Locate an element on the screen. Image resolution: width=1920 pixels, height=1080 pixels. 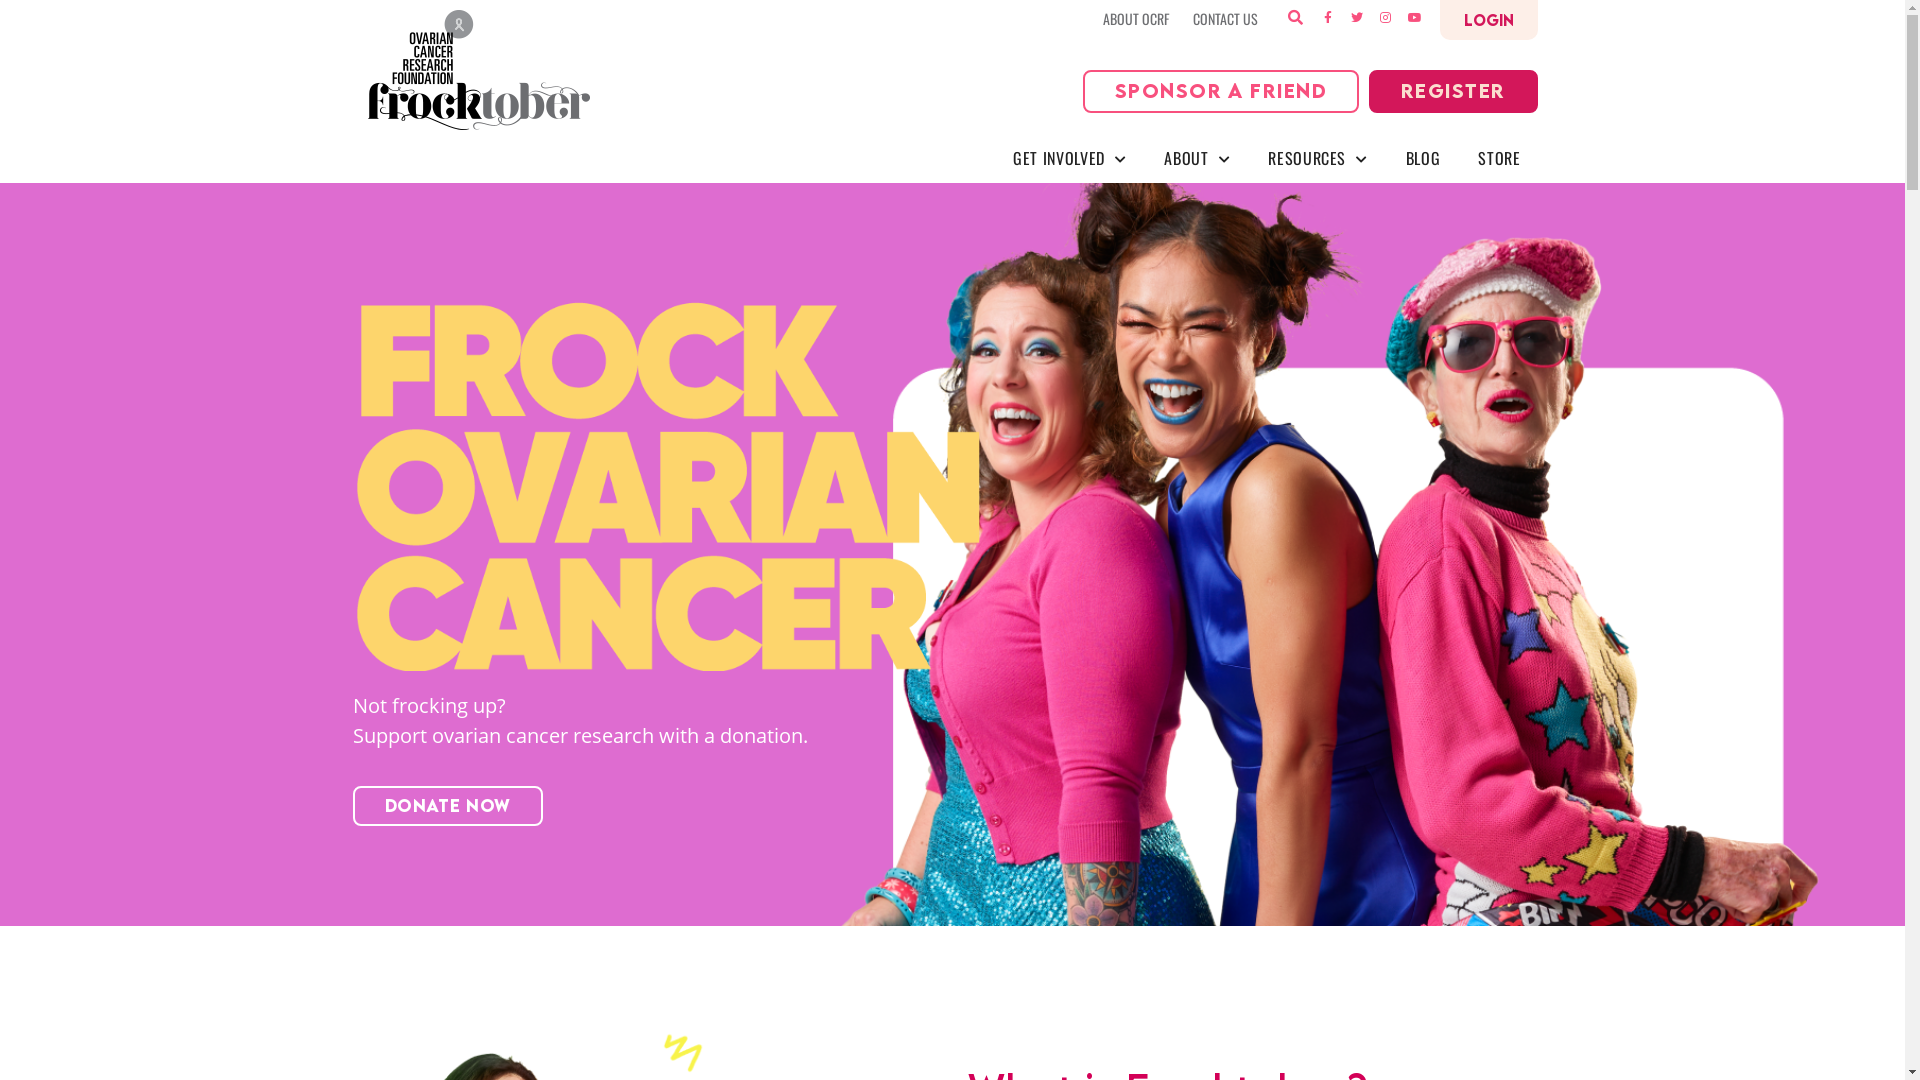
'DONATE NOW' is located at coordinates (351, 805).